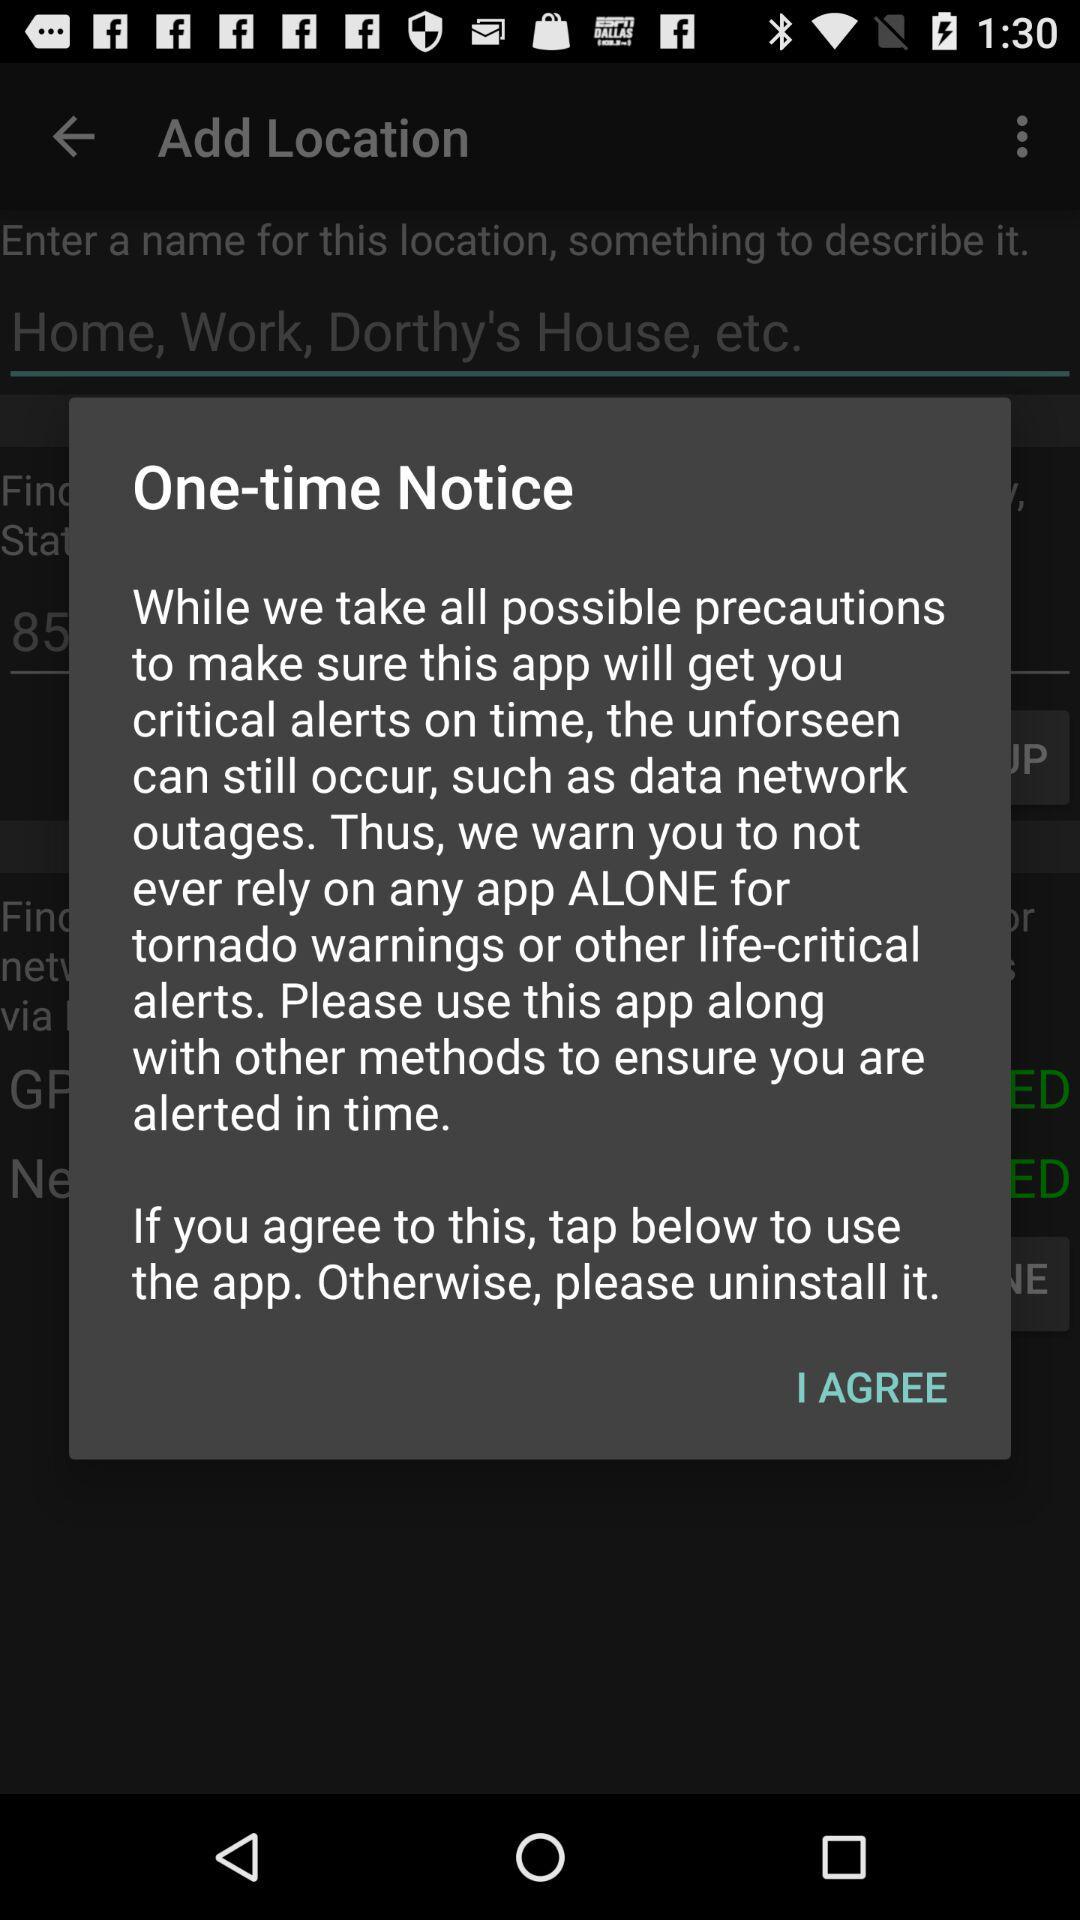 The width and height of the screenshot is (1080, 1920). I want to click on item at the bottom right corner, so click(870, 1385).